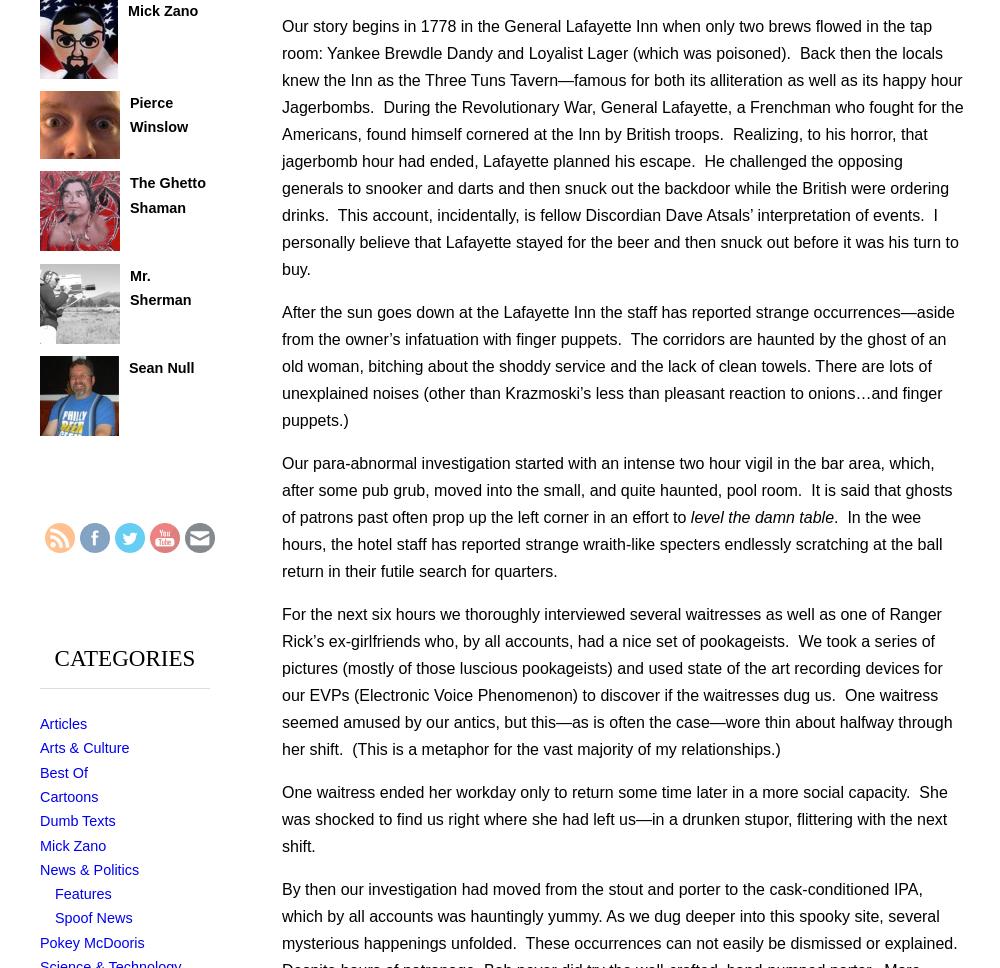 This screenshot has height=968, width=1000. Describe the element at coordinates (83, 747) in the screenshot. I see `'Arts & Culture'` at that location.